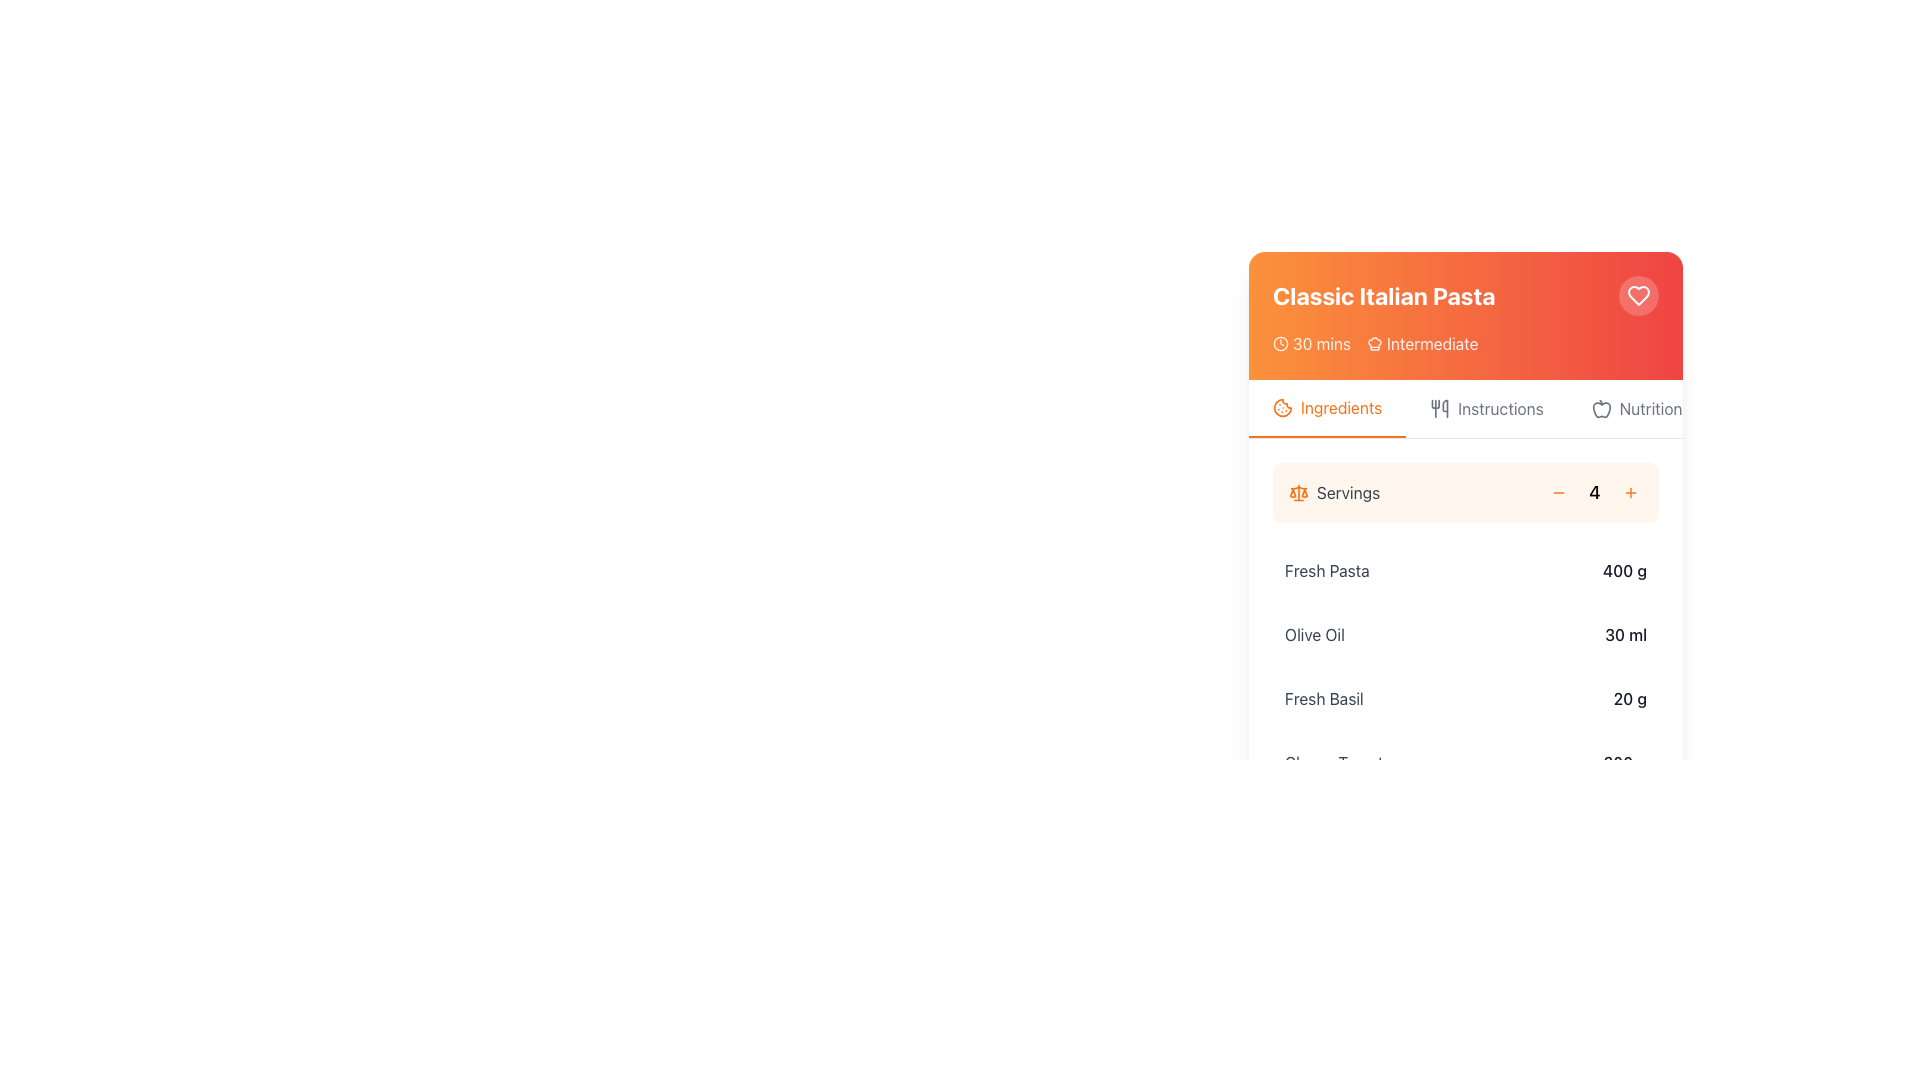 The image size is (1920, 1080). I want to click on the 'Instructions' navigation tab, which is a gray text label in a tab menu, positioned second from the left, so click(1500, 407).